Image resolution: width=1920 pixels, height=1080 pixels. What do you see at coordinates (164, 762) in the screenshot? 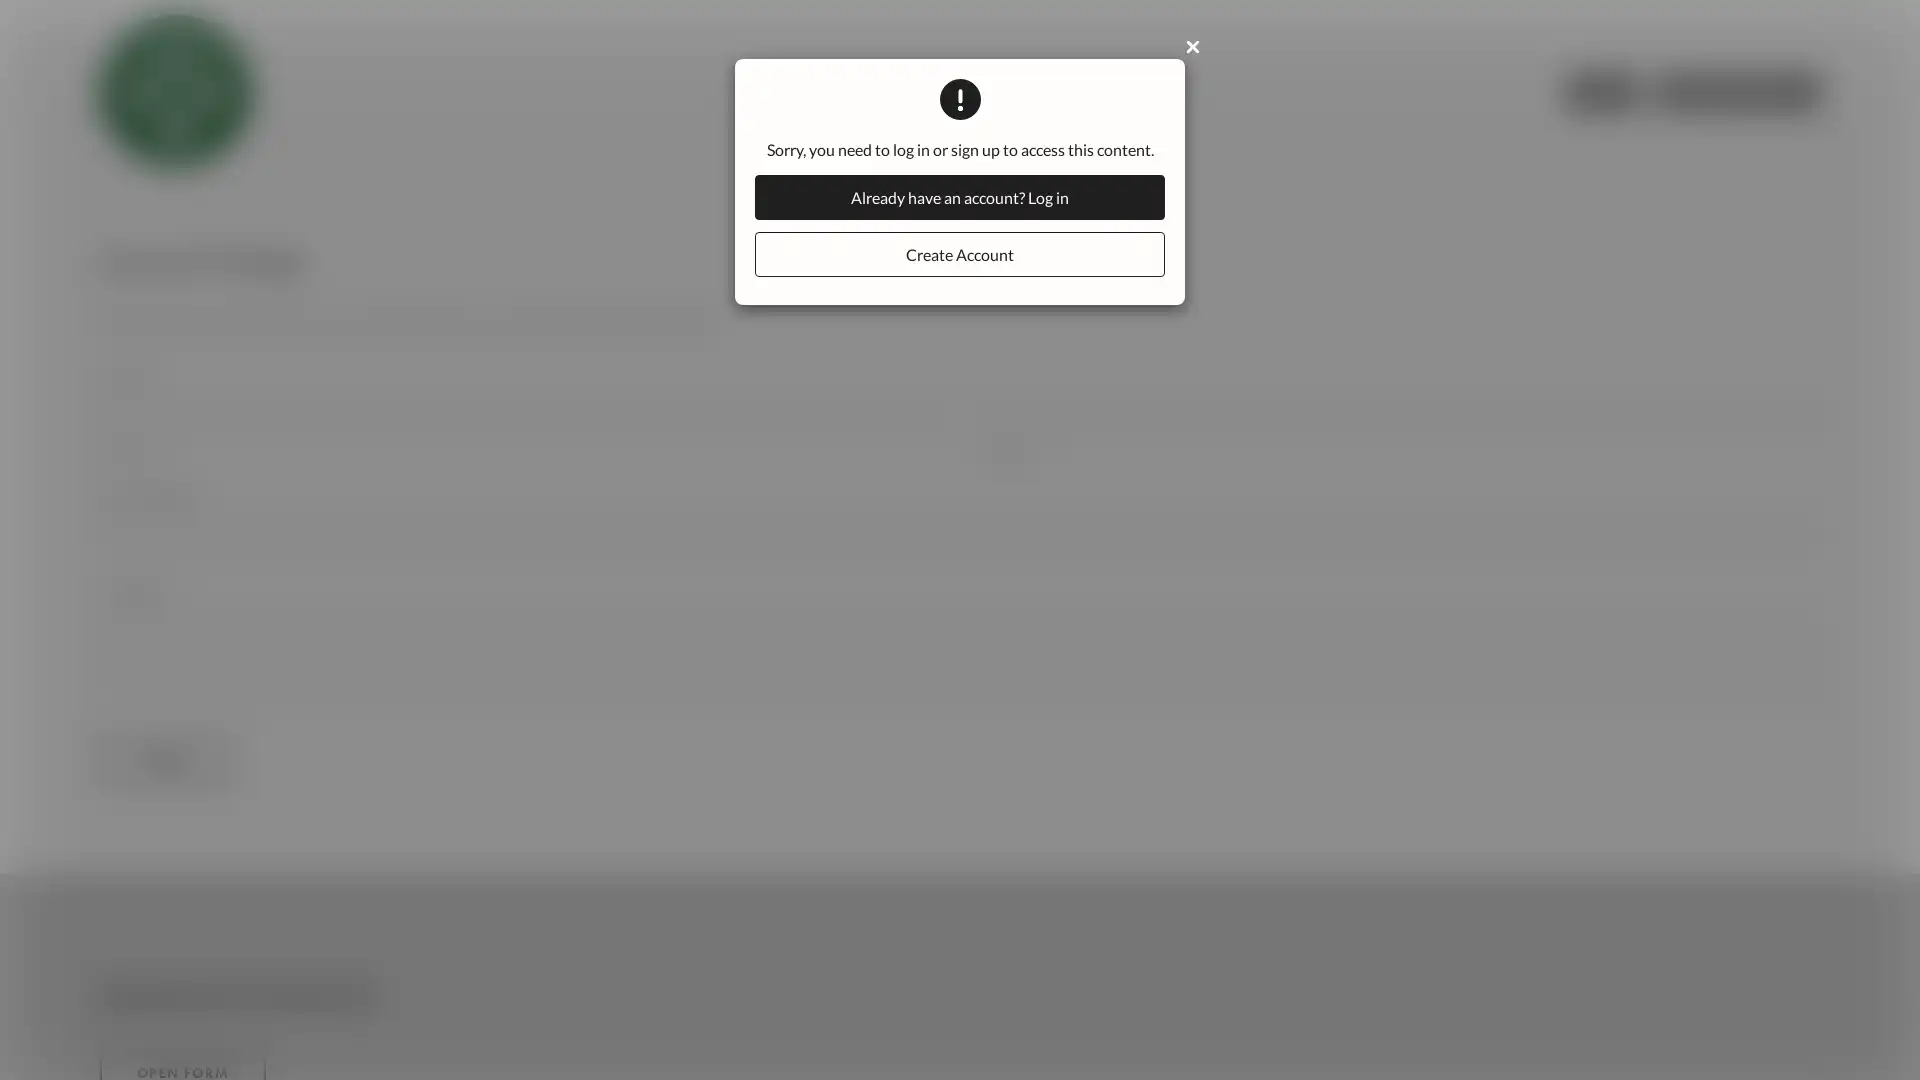
I see `Submit` at bounding box center [164, 762].